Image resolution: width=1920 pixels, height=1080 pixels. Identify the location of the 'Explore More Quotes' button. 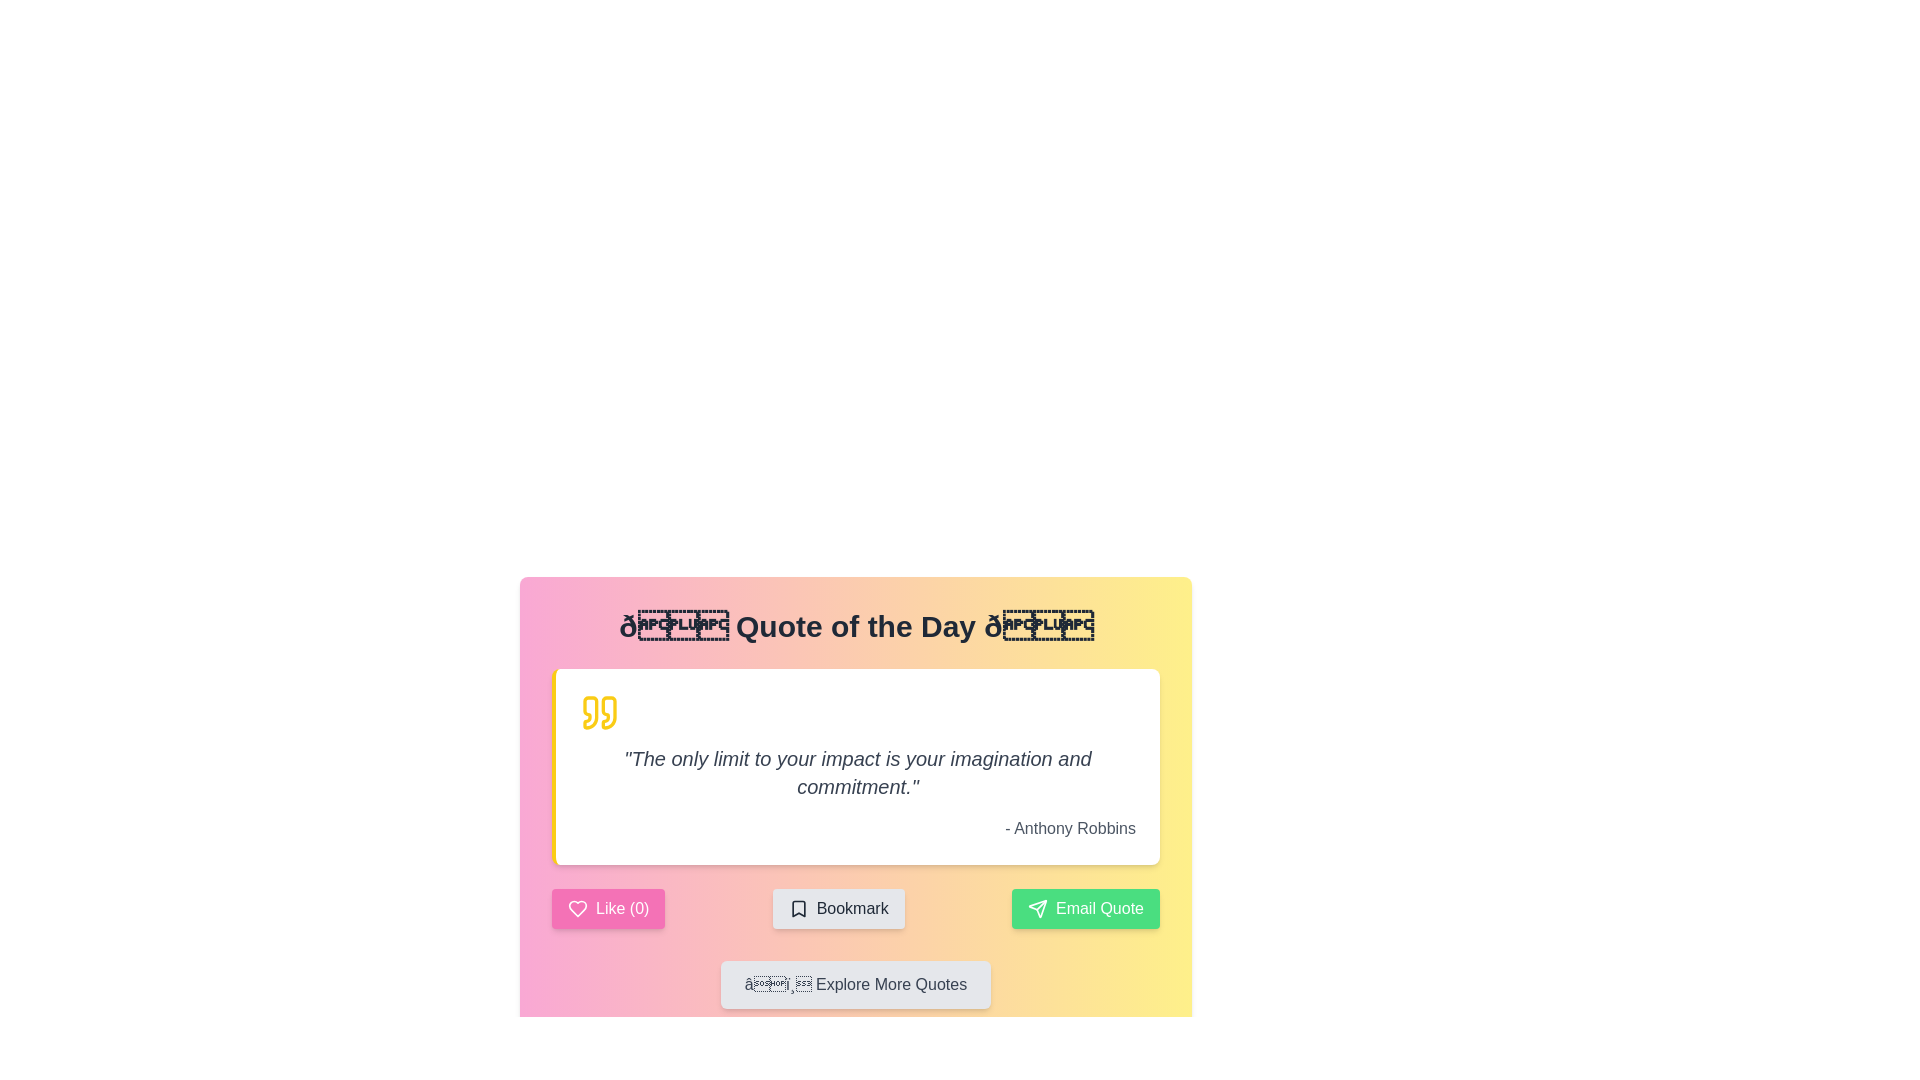
(855, 983).